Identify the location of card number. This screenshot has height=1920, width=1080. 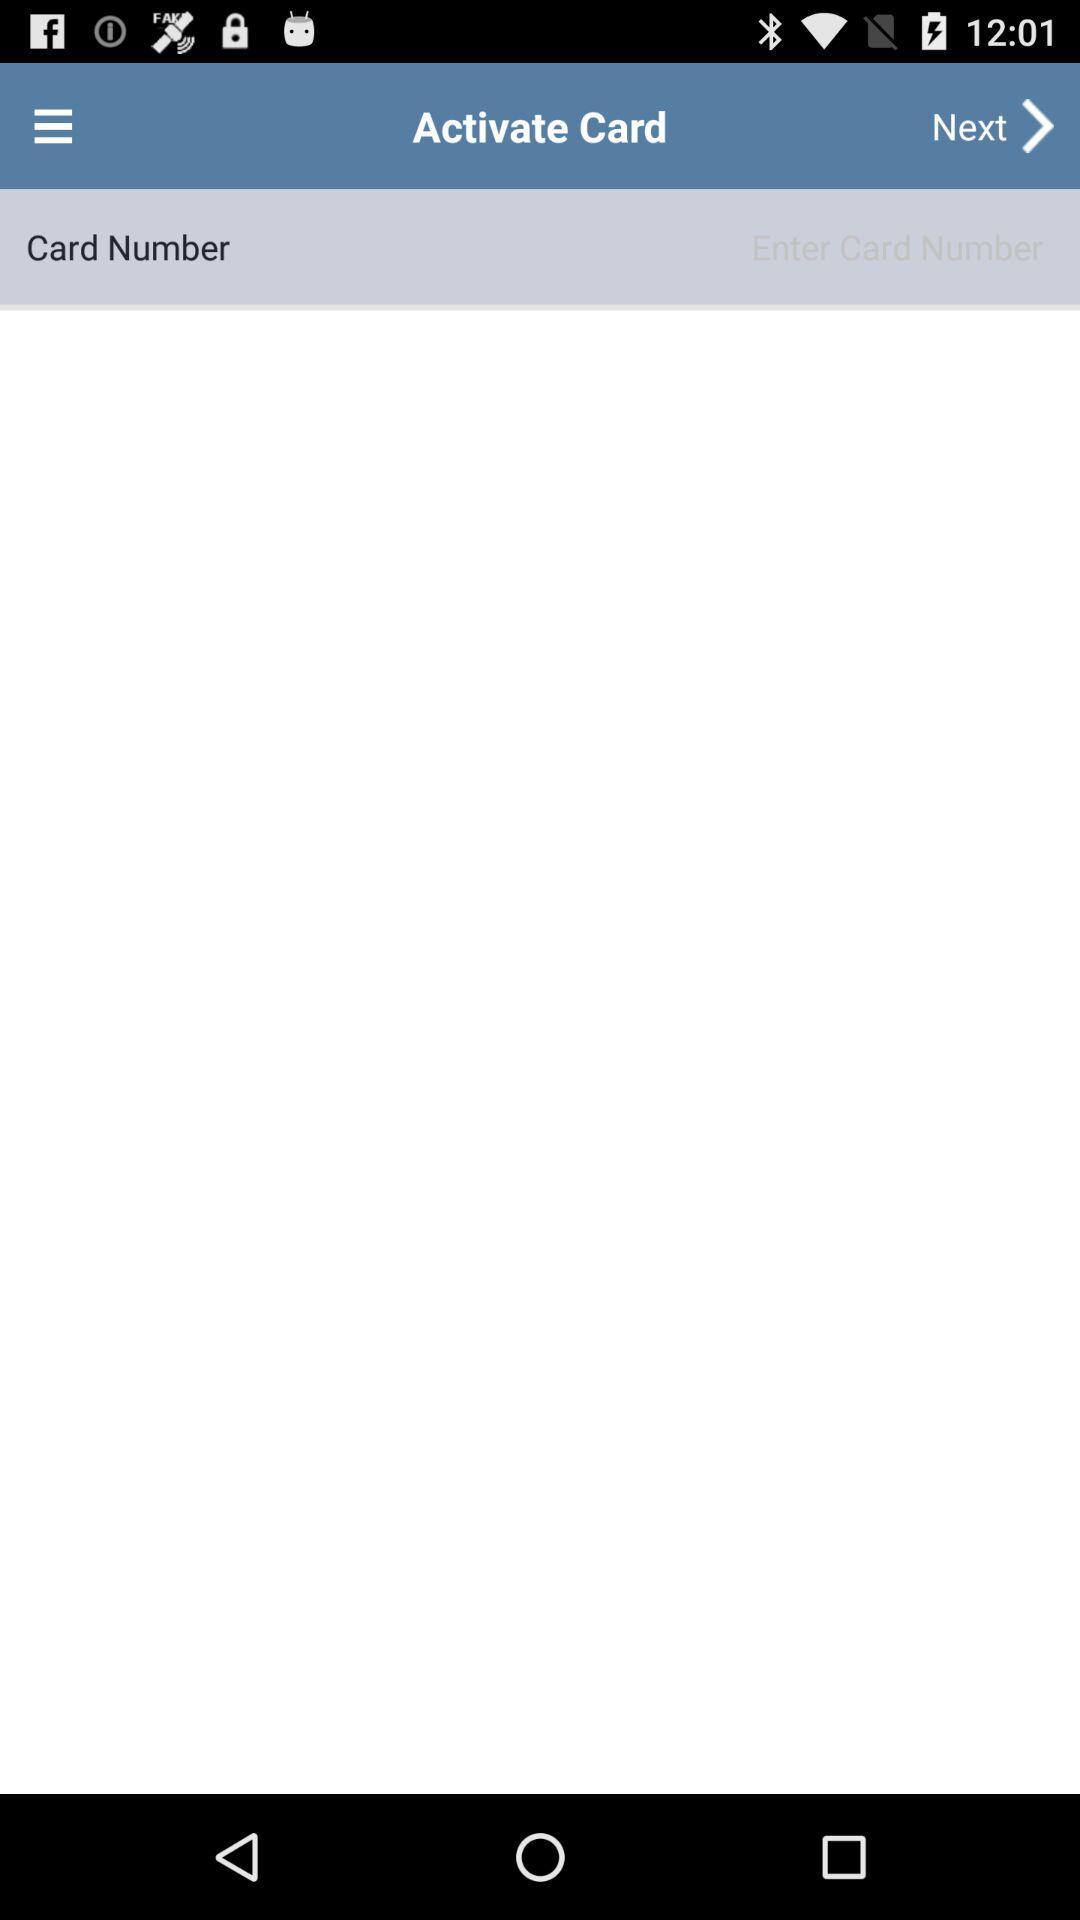
(641, 245).